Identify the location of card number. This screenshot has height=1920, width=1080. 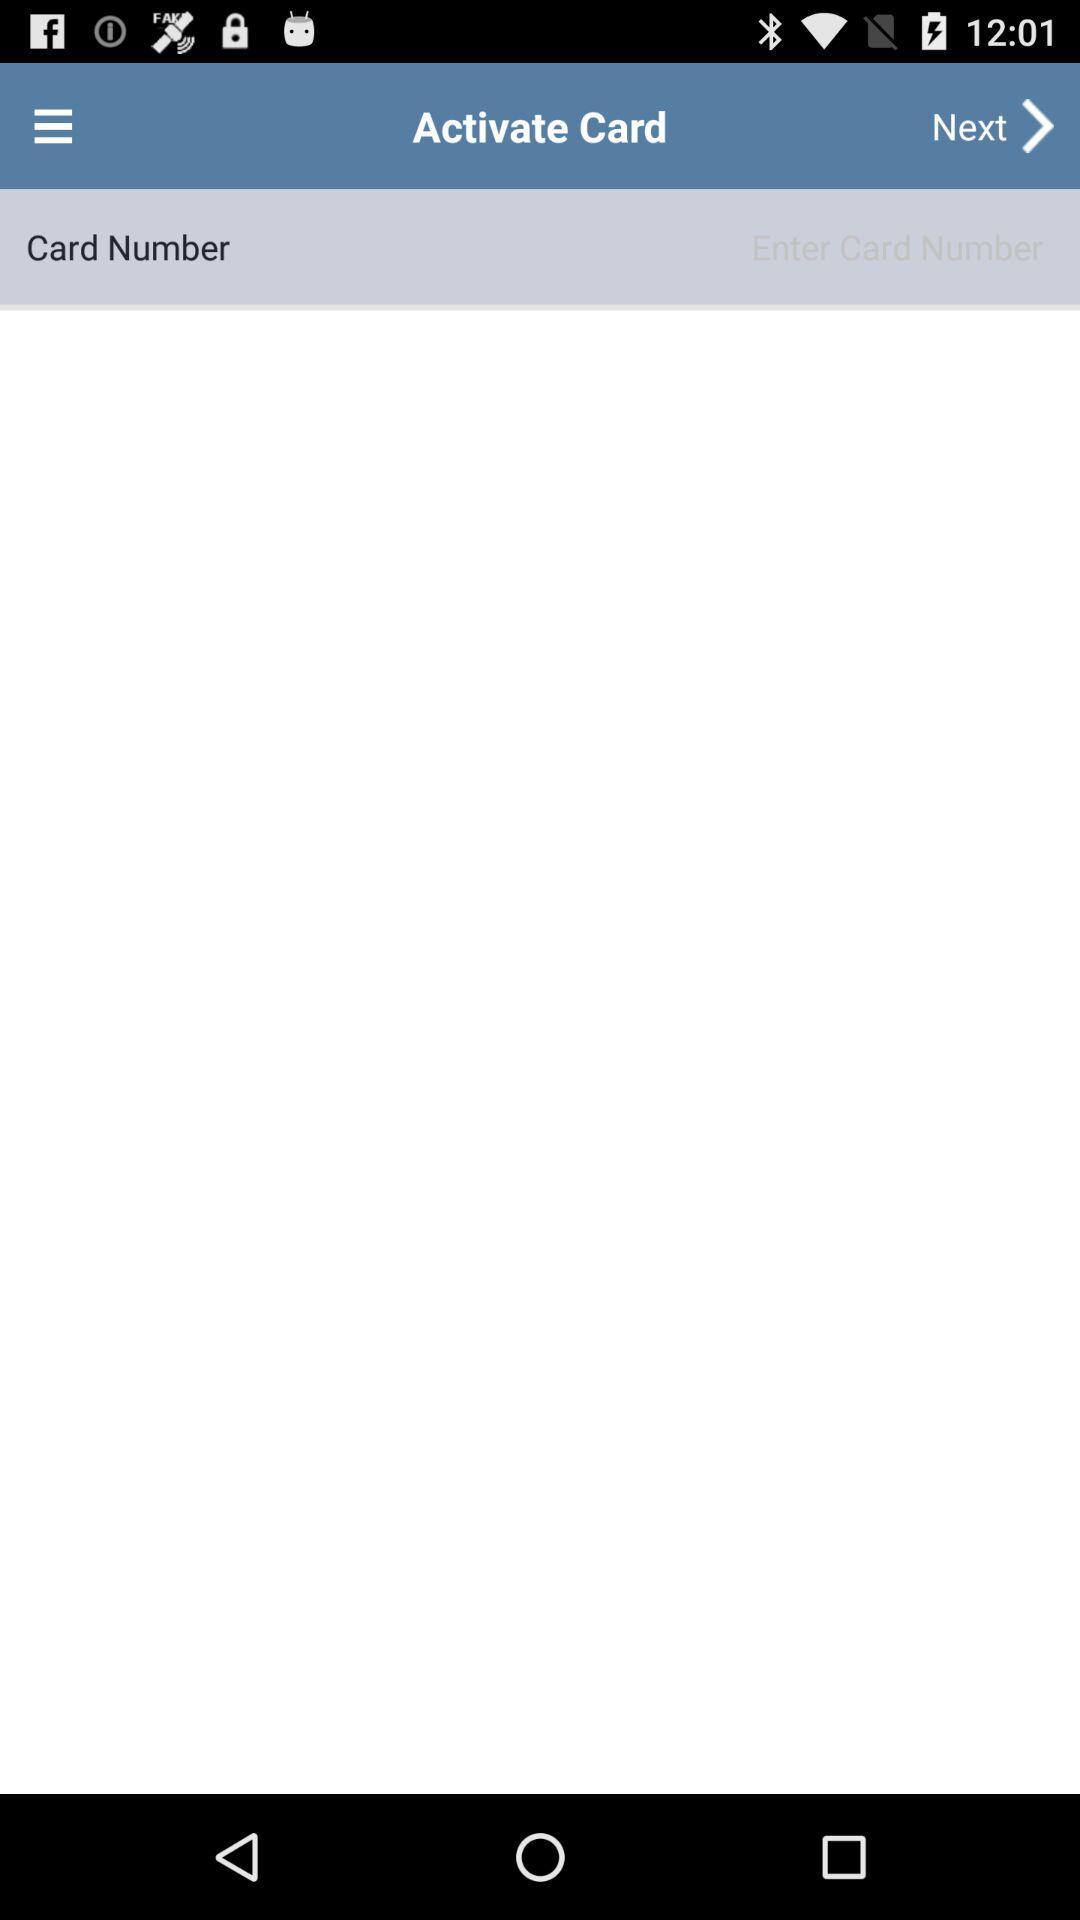
(641, 245).